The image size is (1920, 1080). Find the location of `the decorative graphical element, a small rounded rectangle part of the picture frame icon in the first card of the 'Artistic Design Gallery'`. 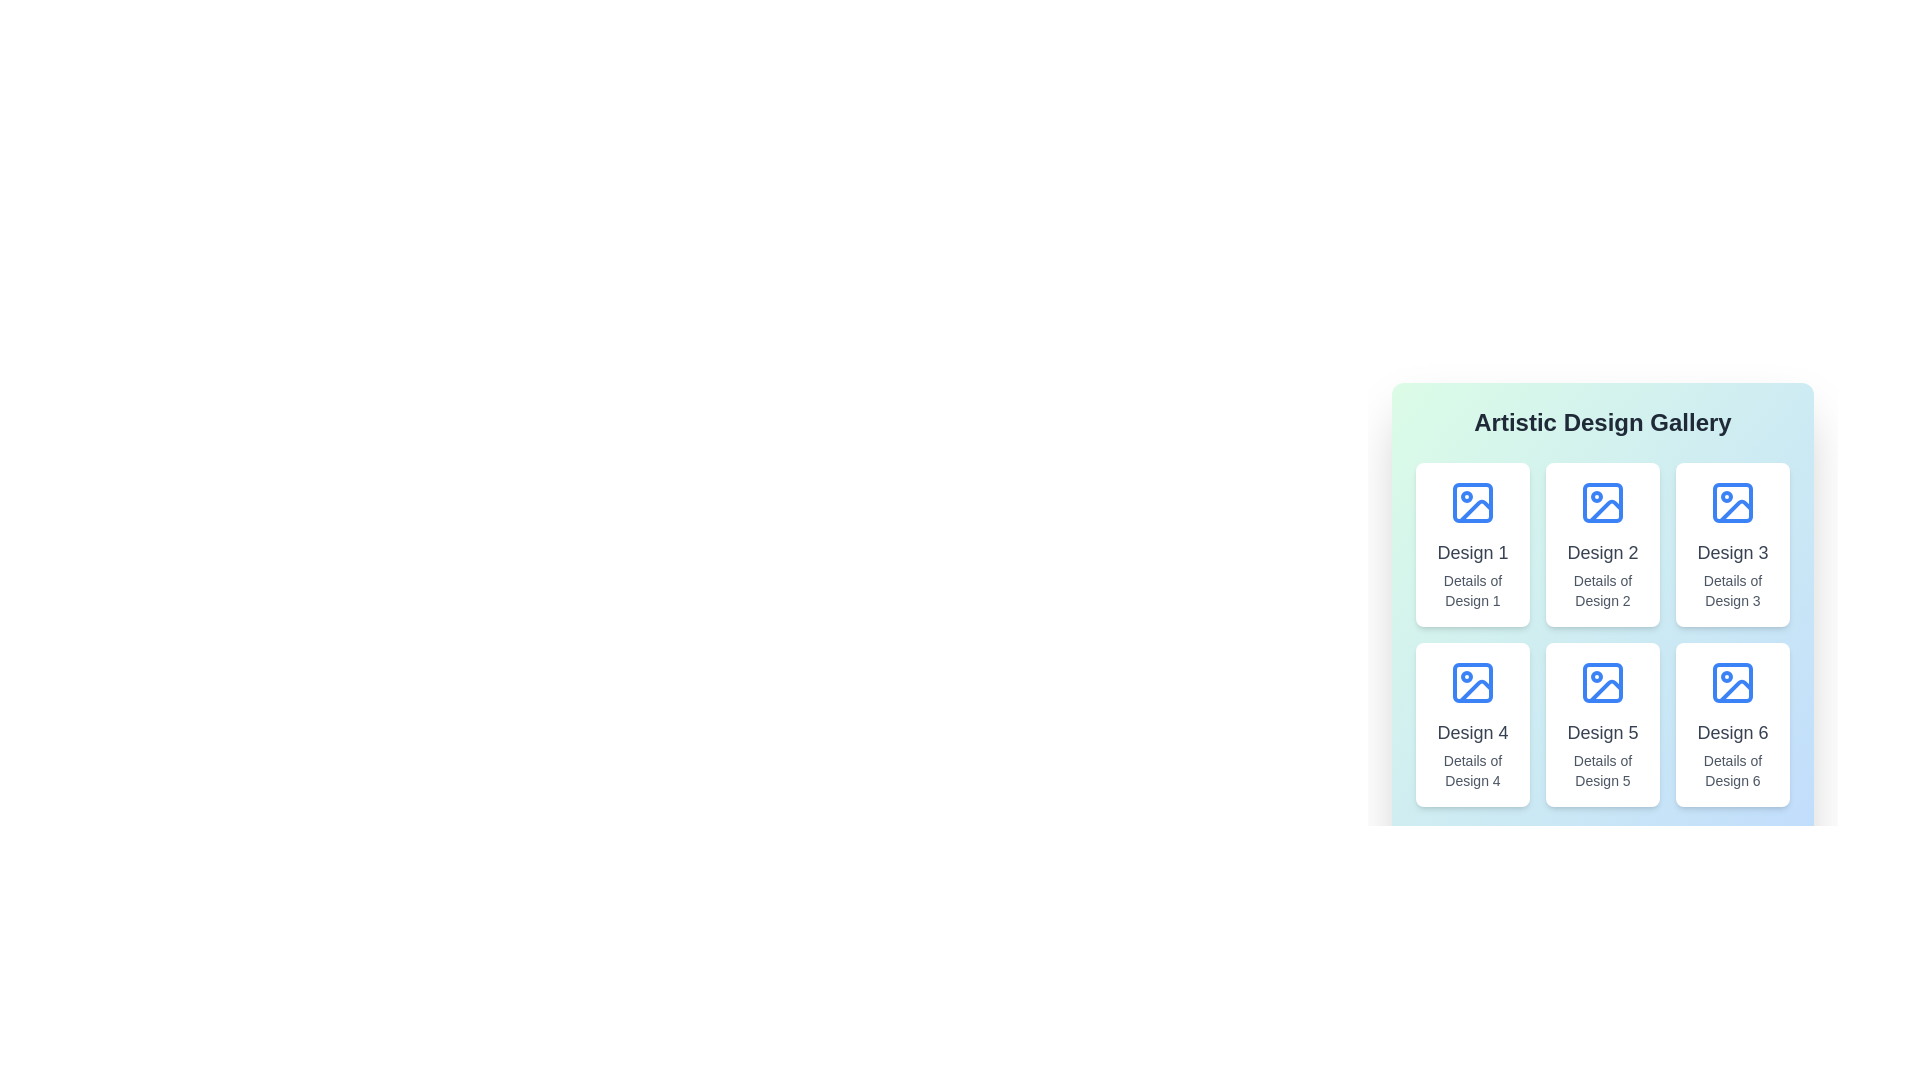

the decorative graphical element, a small rounded rectangle part of the picture frame icon in the first card of the 'Artistic Design Gallery' is located at coordinates (1473, 501).